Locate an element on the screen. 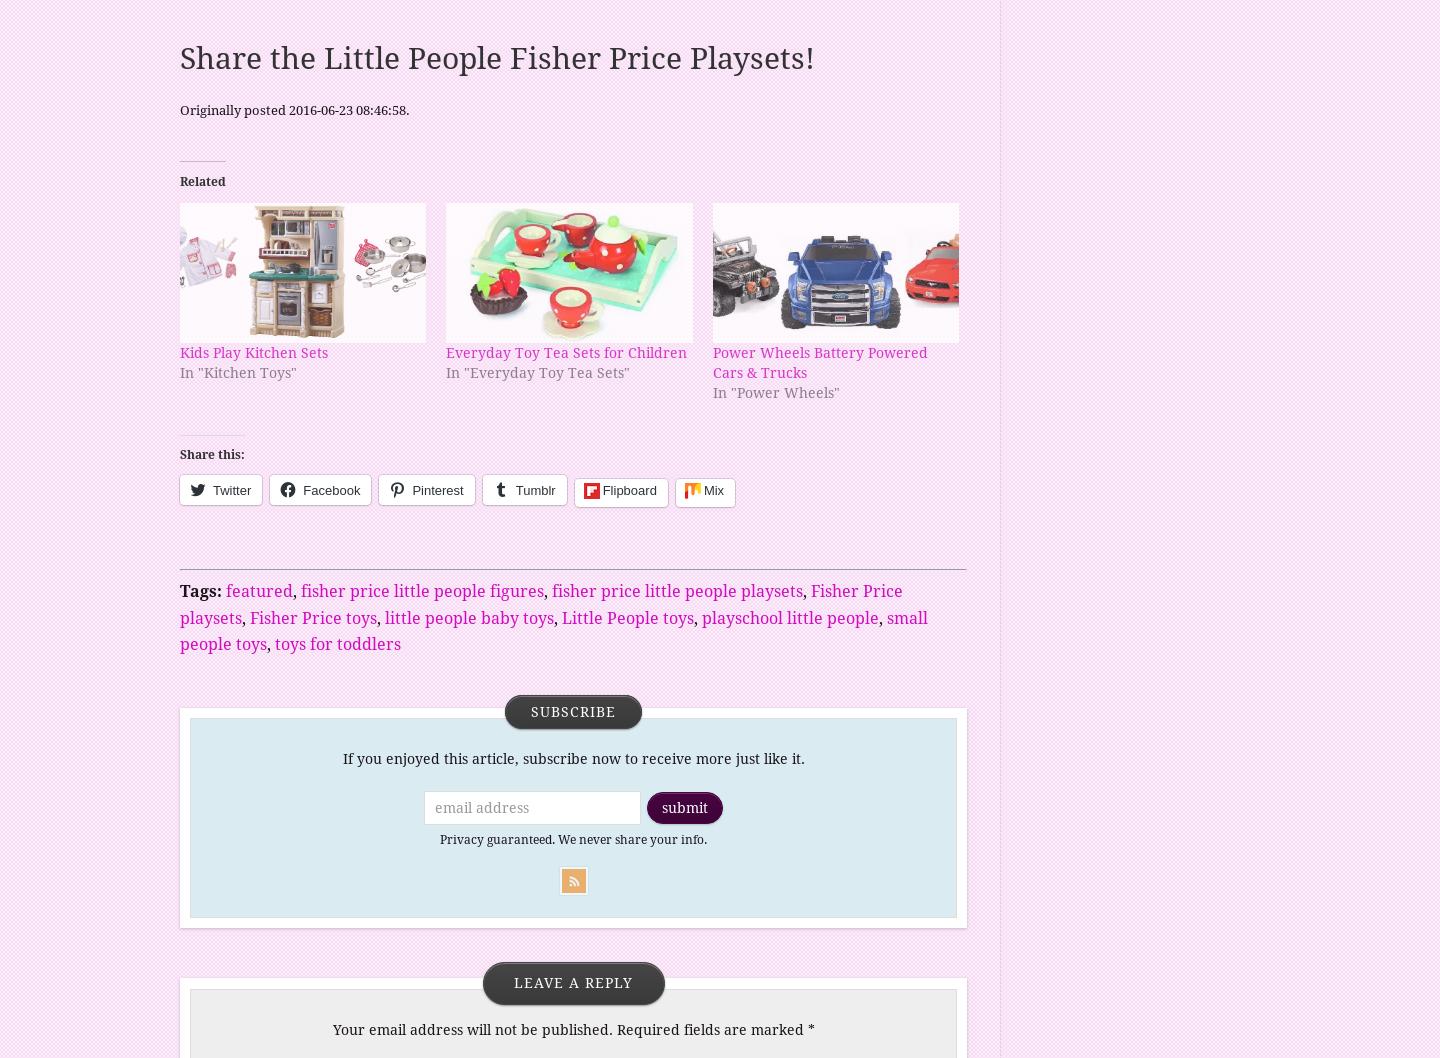 The height and width of the screenshot is (1058, 1440). 'Leave a Reply' is located at coordinates (573, 981).